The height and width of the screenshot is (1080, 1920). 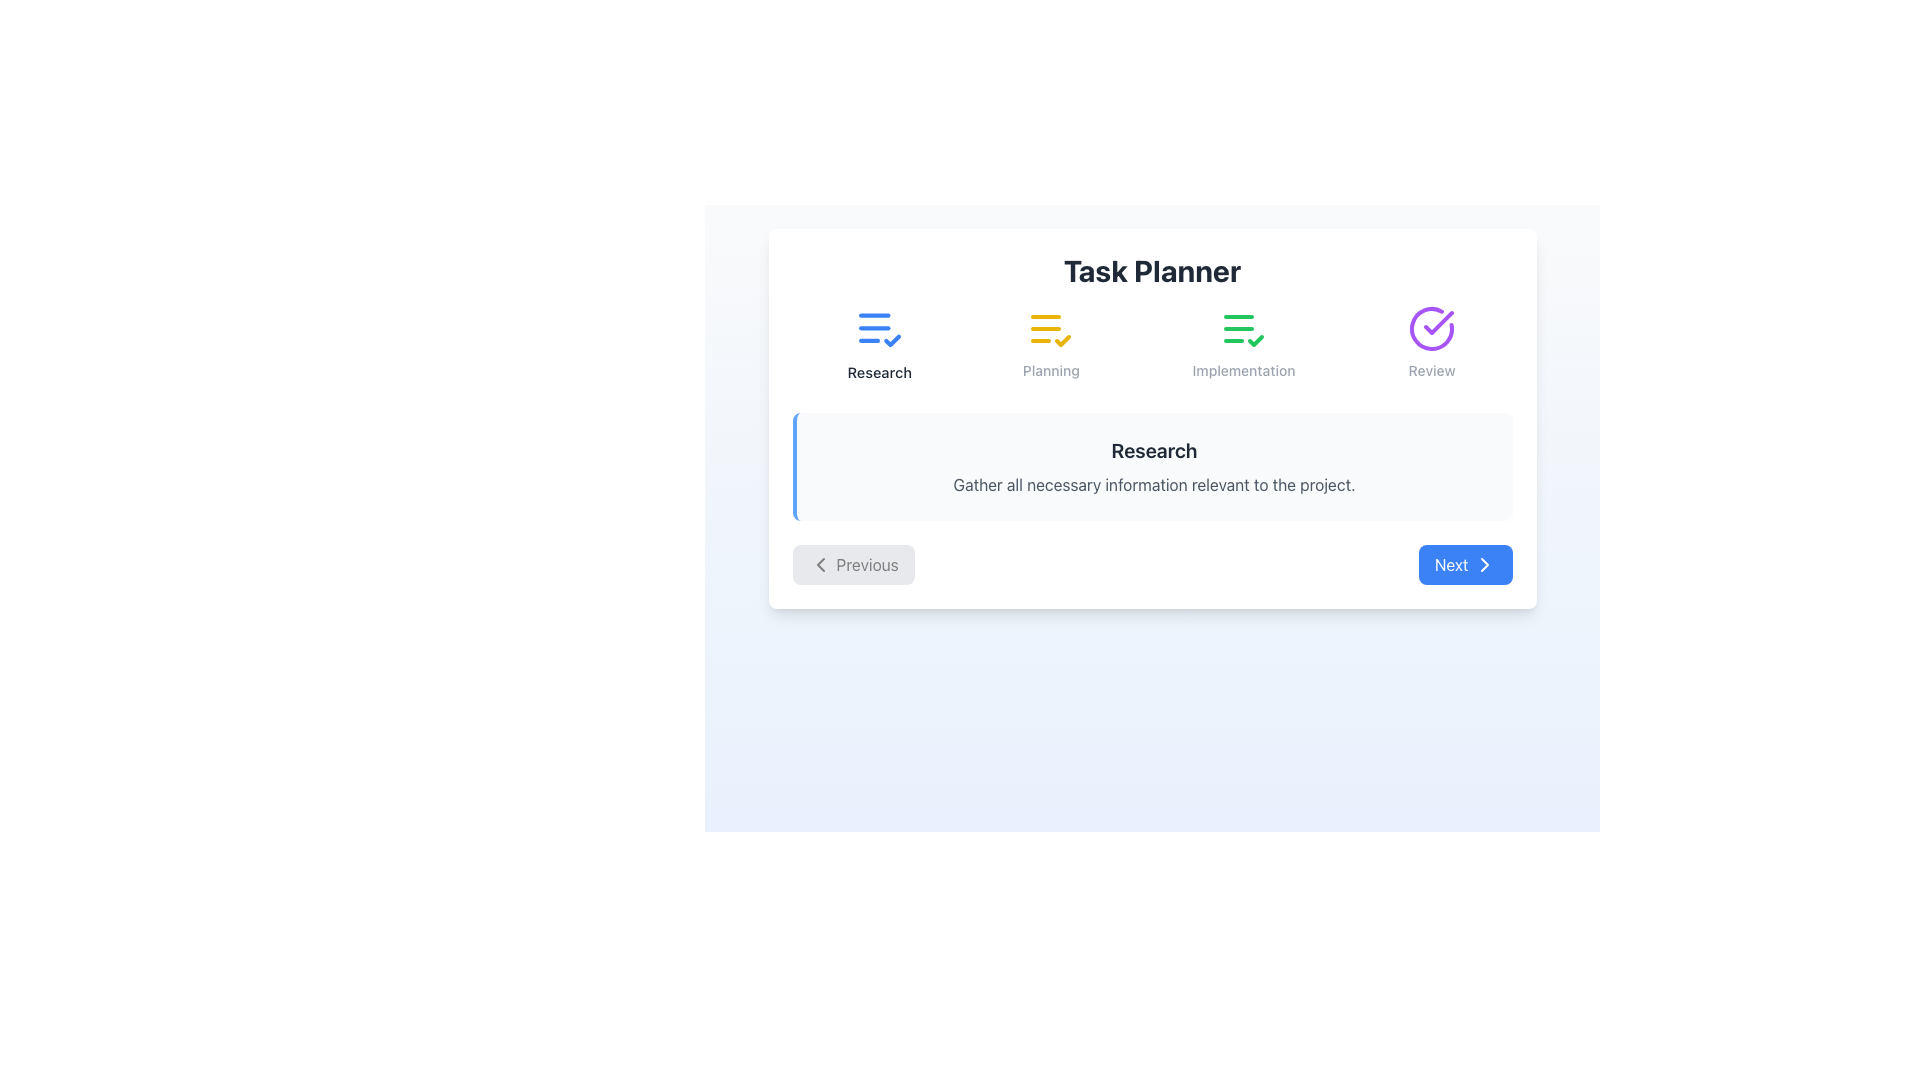 I want to click on the 'Next' button that contains the right-pointing chevron arrow icon, which is styled with a white stroke on a transparent background, located at the bottom-right corner of the layout, so click(x=1484, y=564).